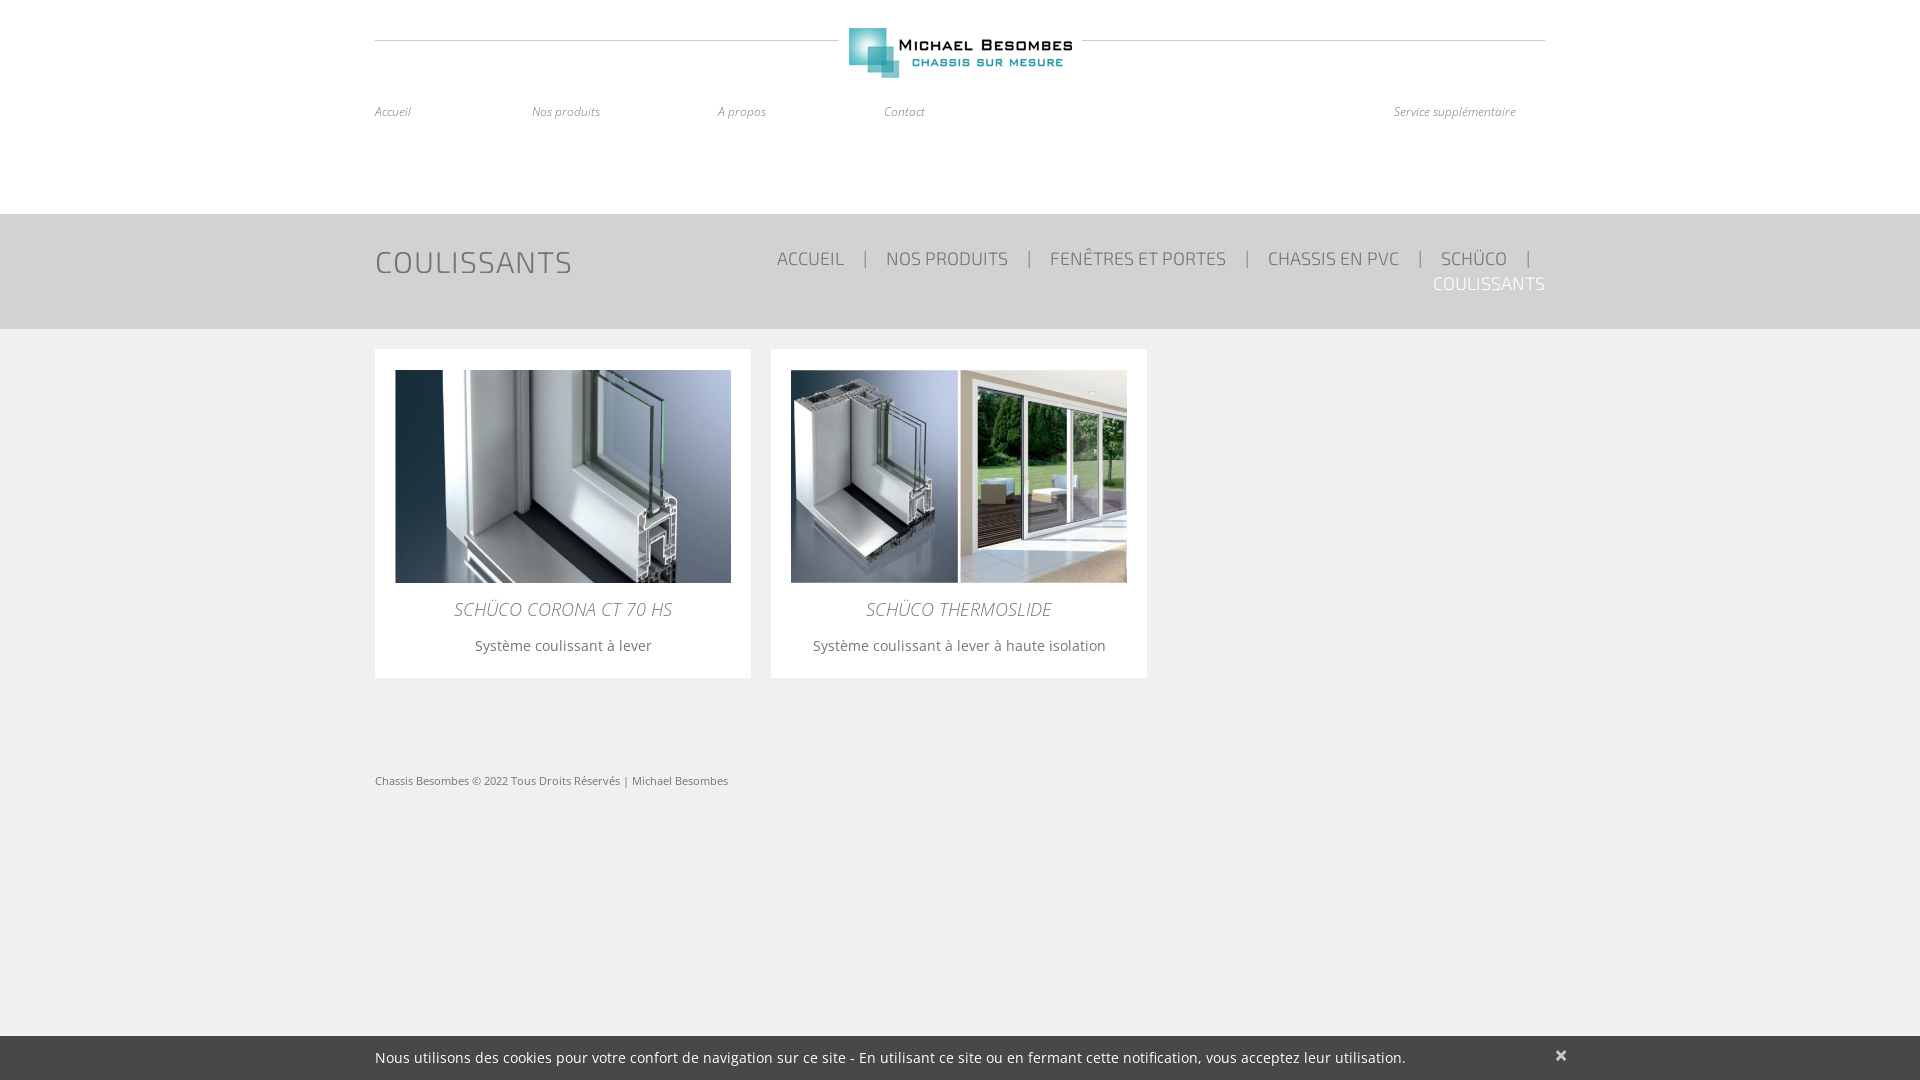 The image size is (1920, 1080). What do you see at coordinates (885, 257) in the screenshot?
I see `'NOS PRODUITS'` at bounding box center [885, 257].